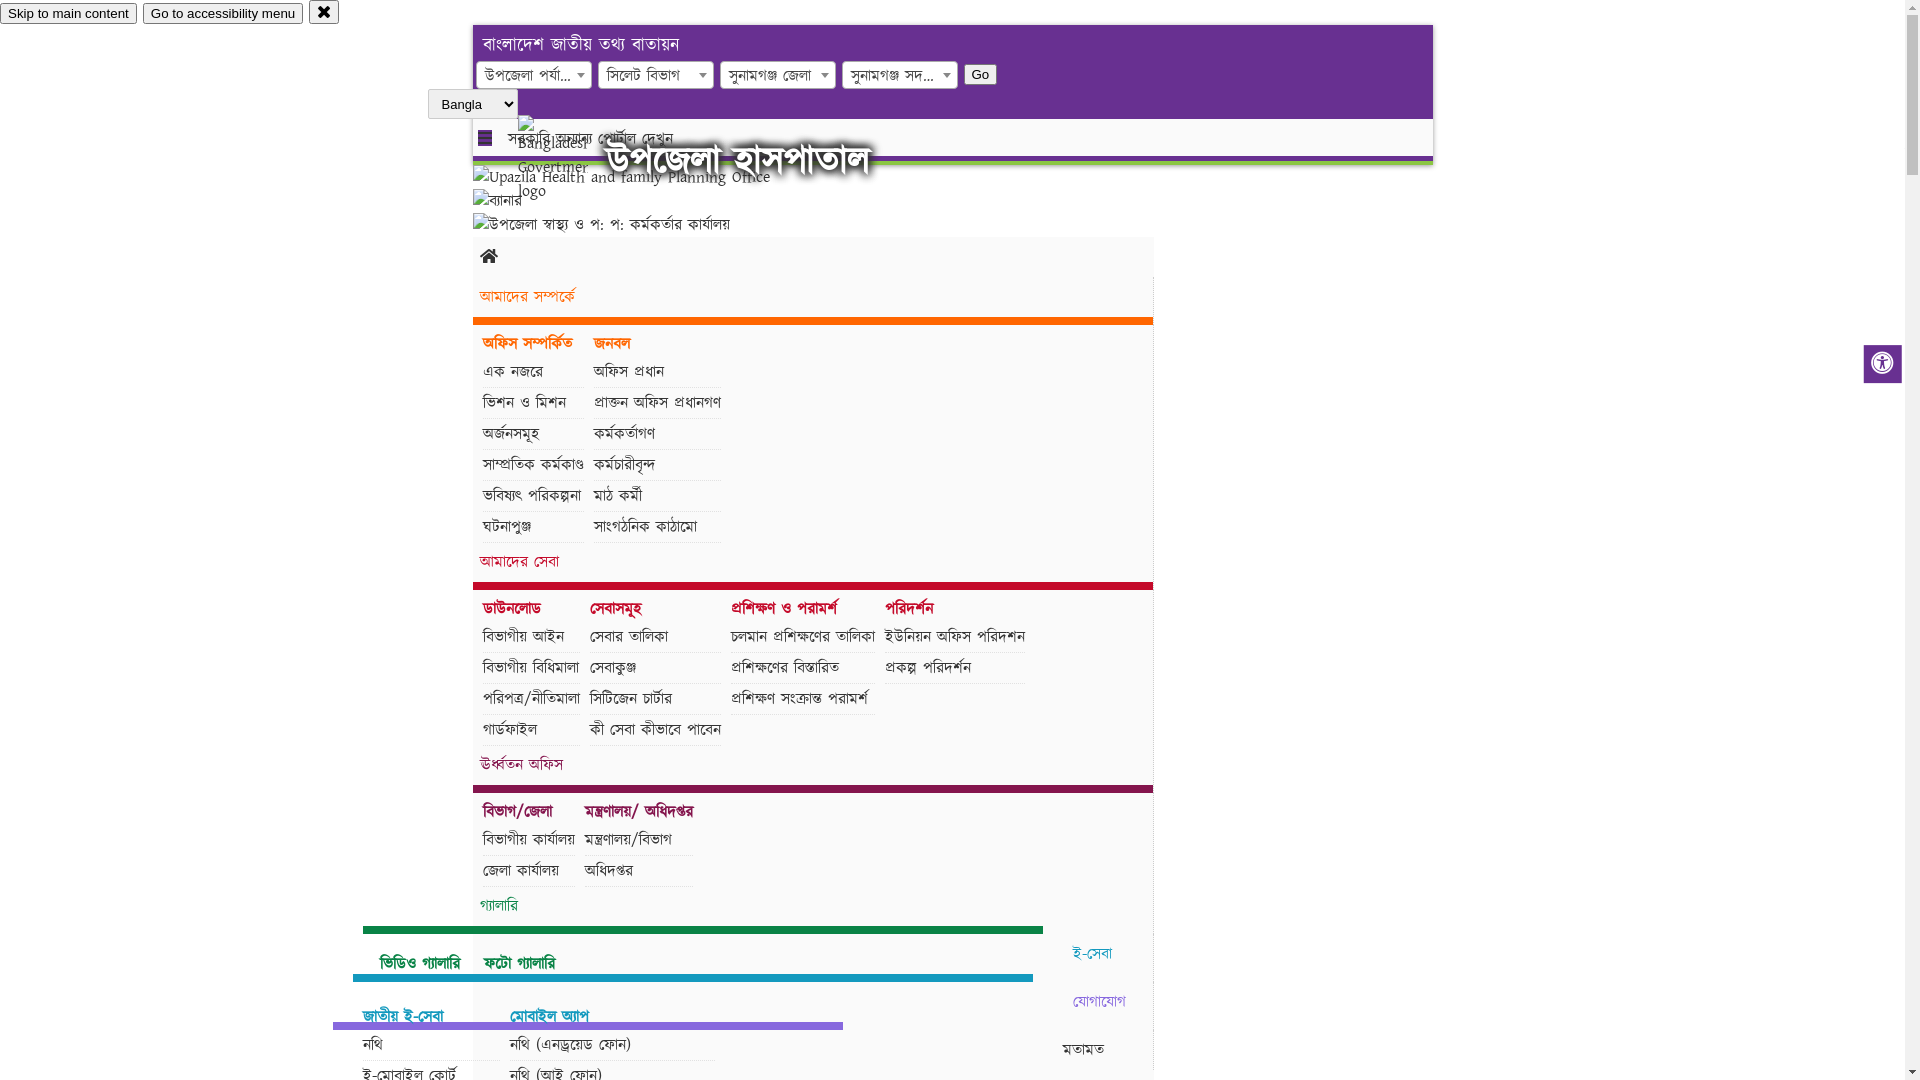 The height and width of the screenshot is (1080, 1920). Describe the element at coordinates (324, 11) in the screenshot. I see `'close'` at that location.